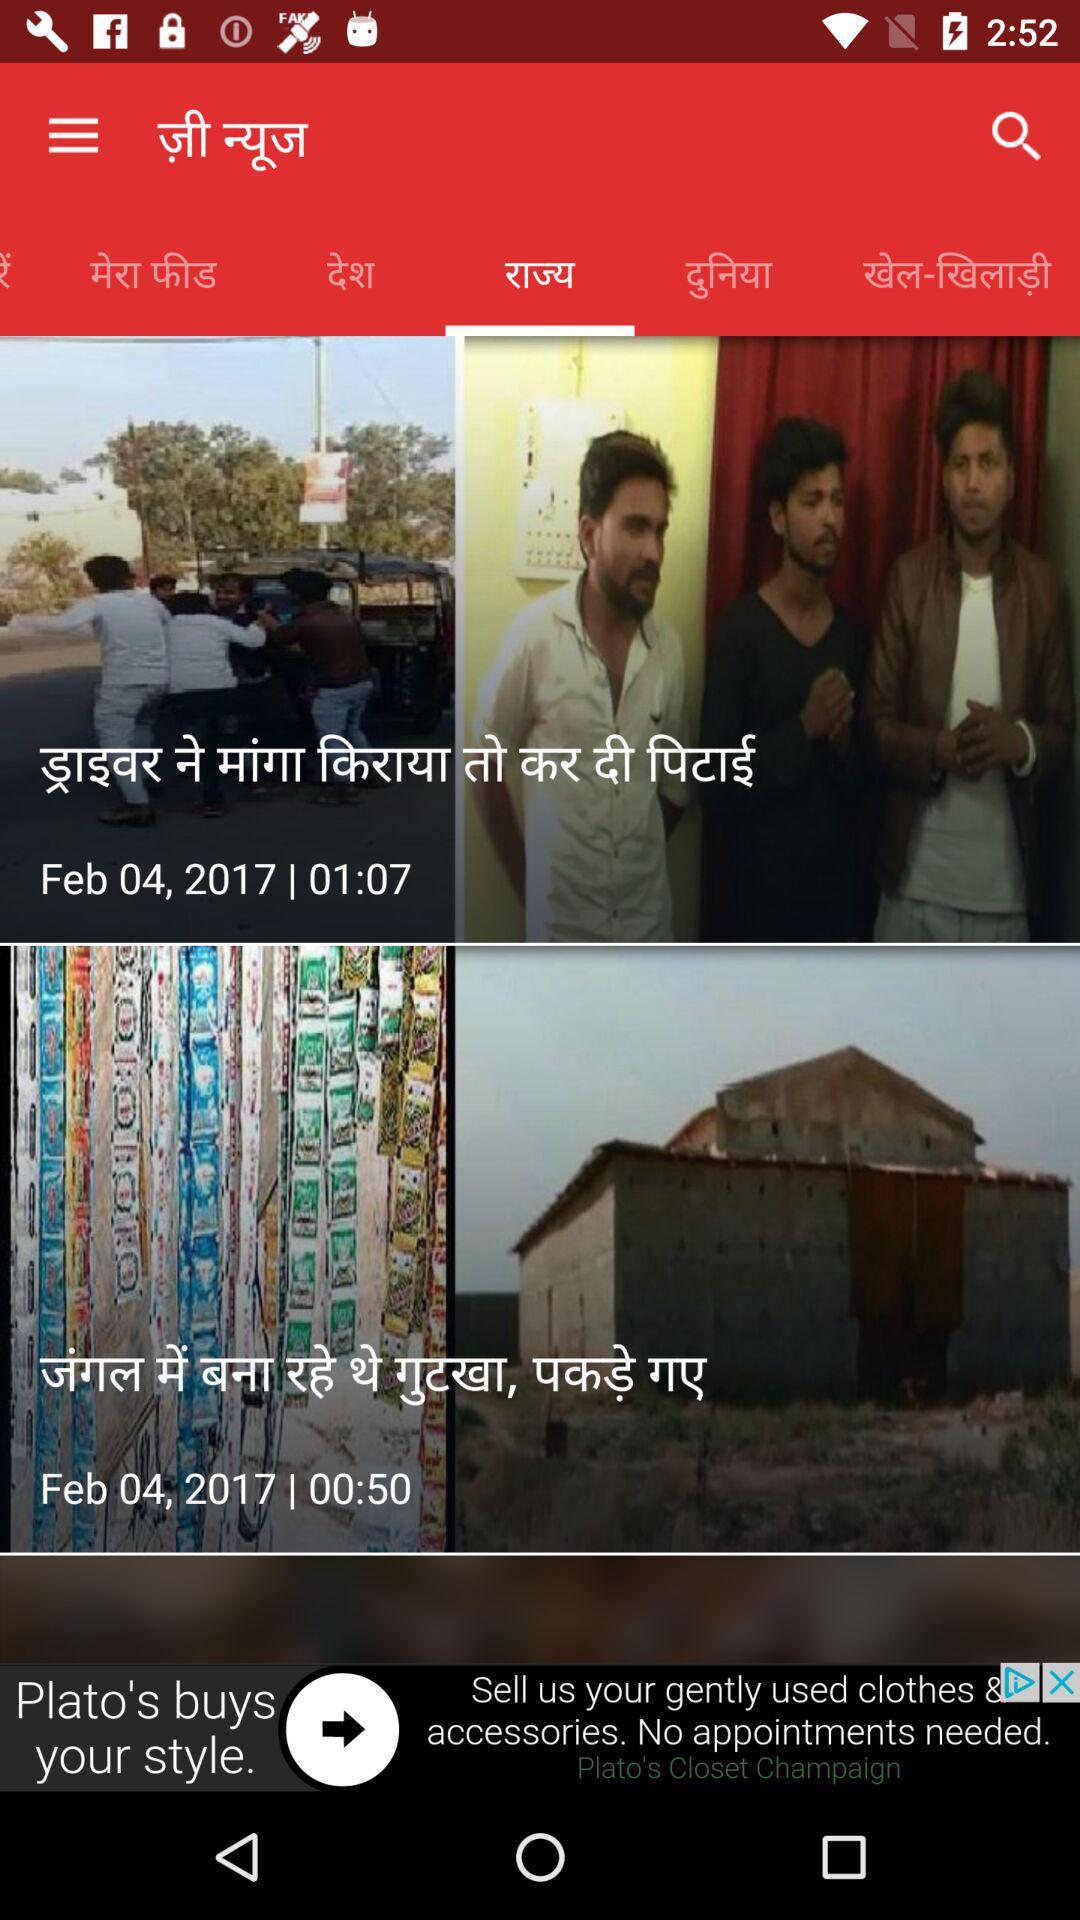 This screenshot has height=1920, width=1080. I want to click on the search button, so click(1017, 136).